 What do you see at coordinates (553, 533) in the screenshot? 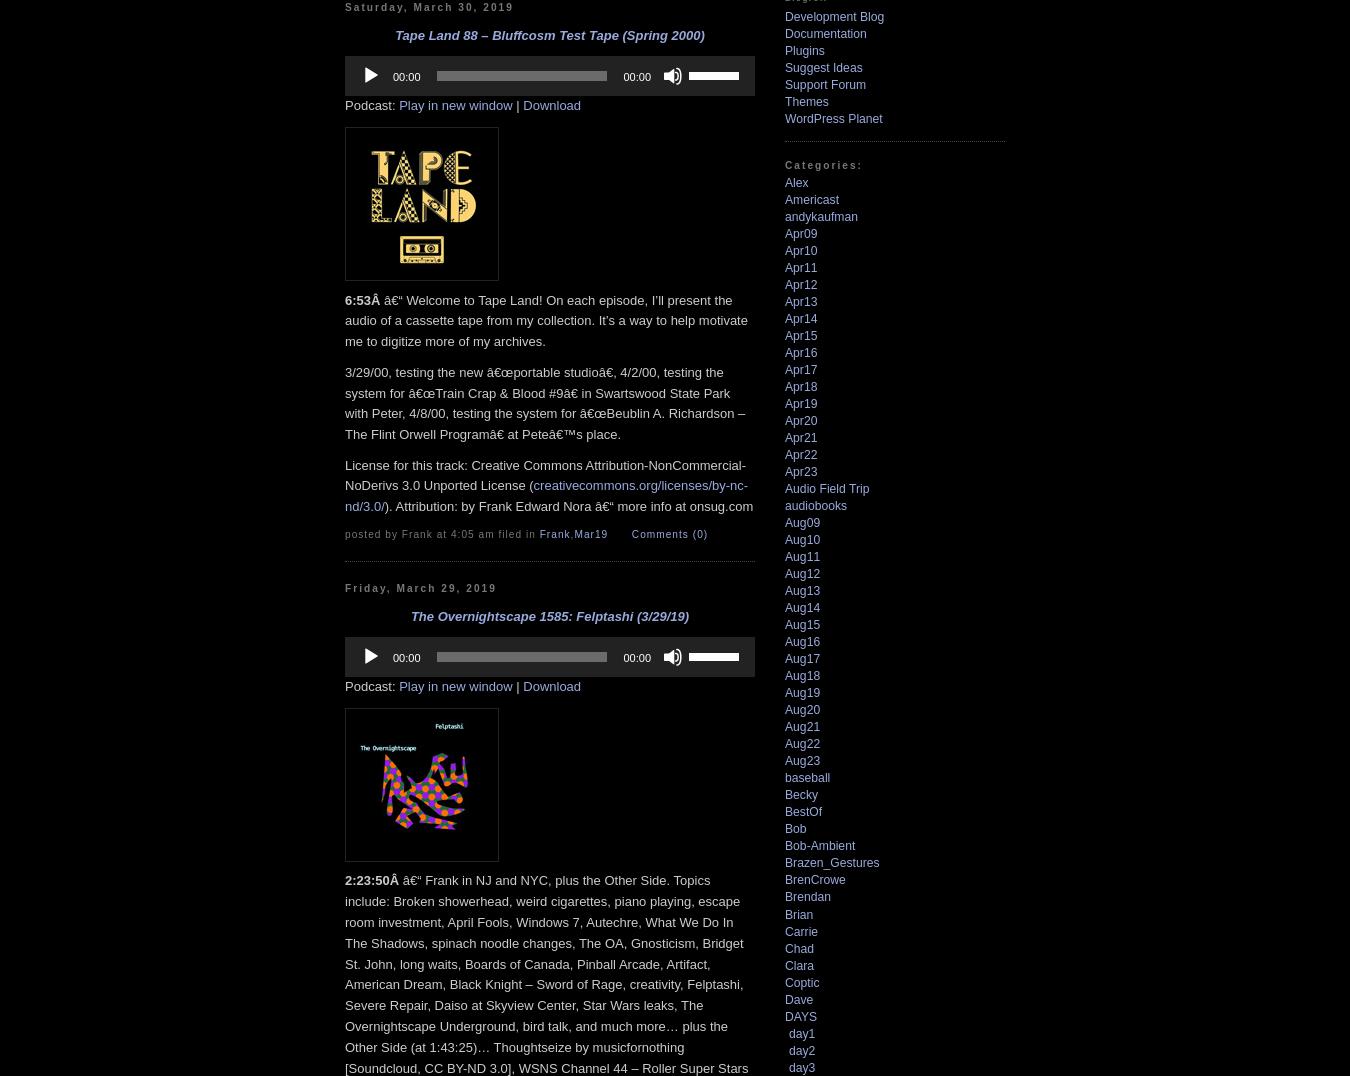
I see `'Frank'` at bounding box center [553, 533].